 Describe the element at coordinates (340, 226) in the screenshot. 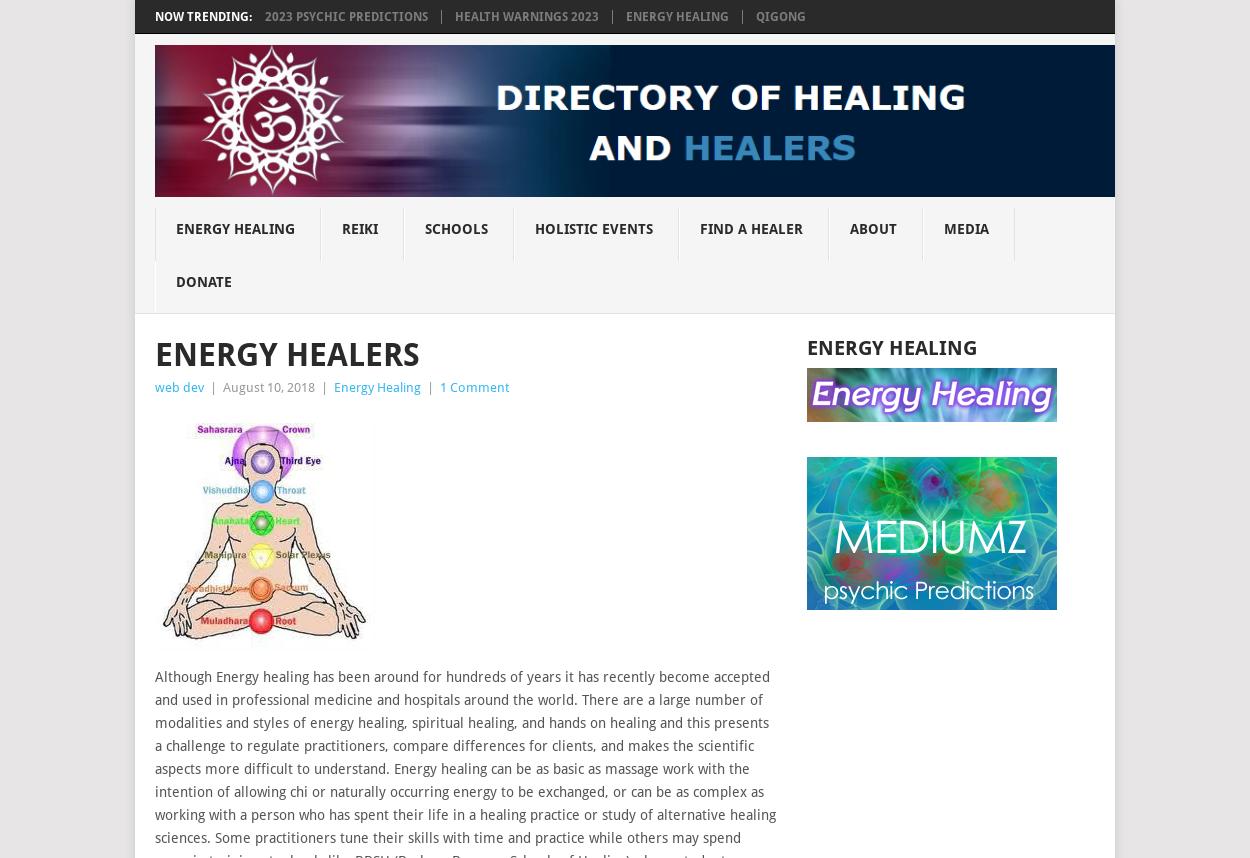

I see `'REIKI'` at that location.